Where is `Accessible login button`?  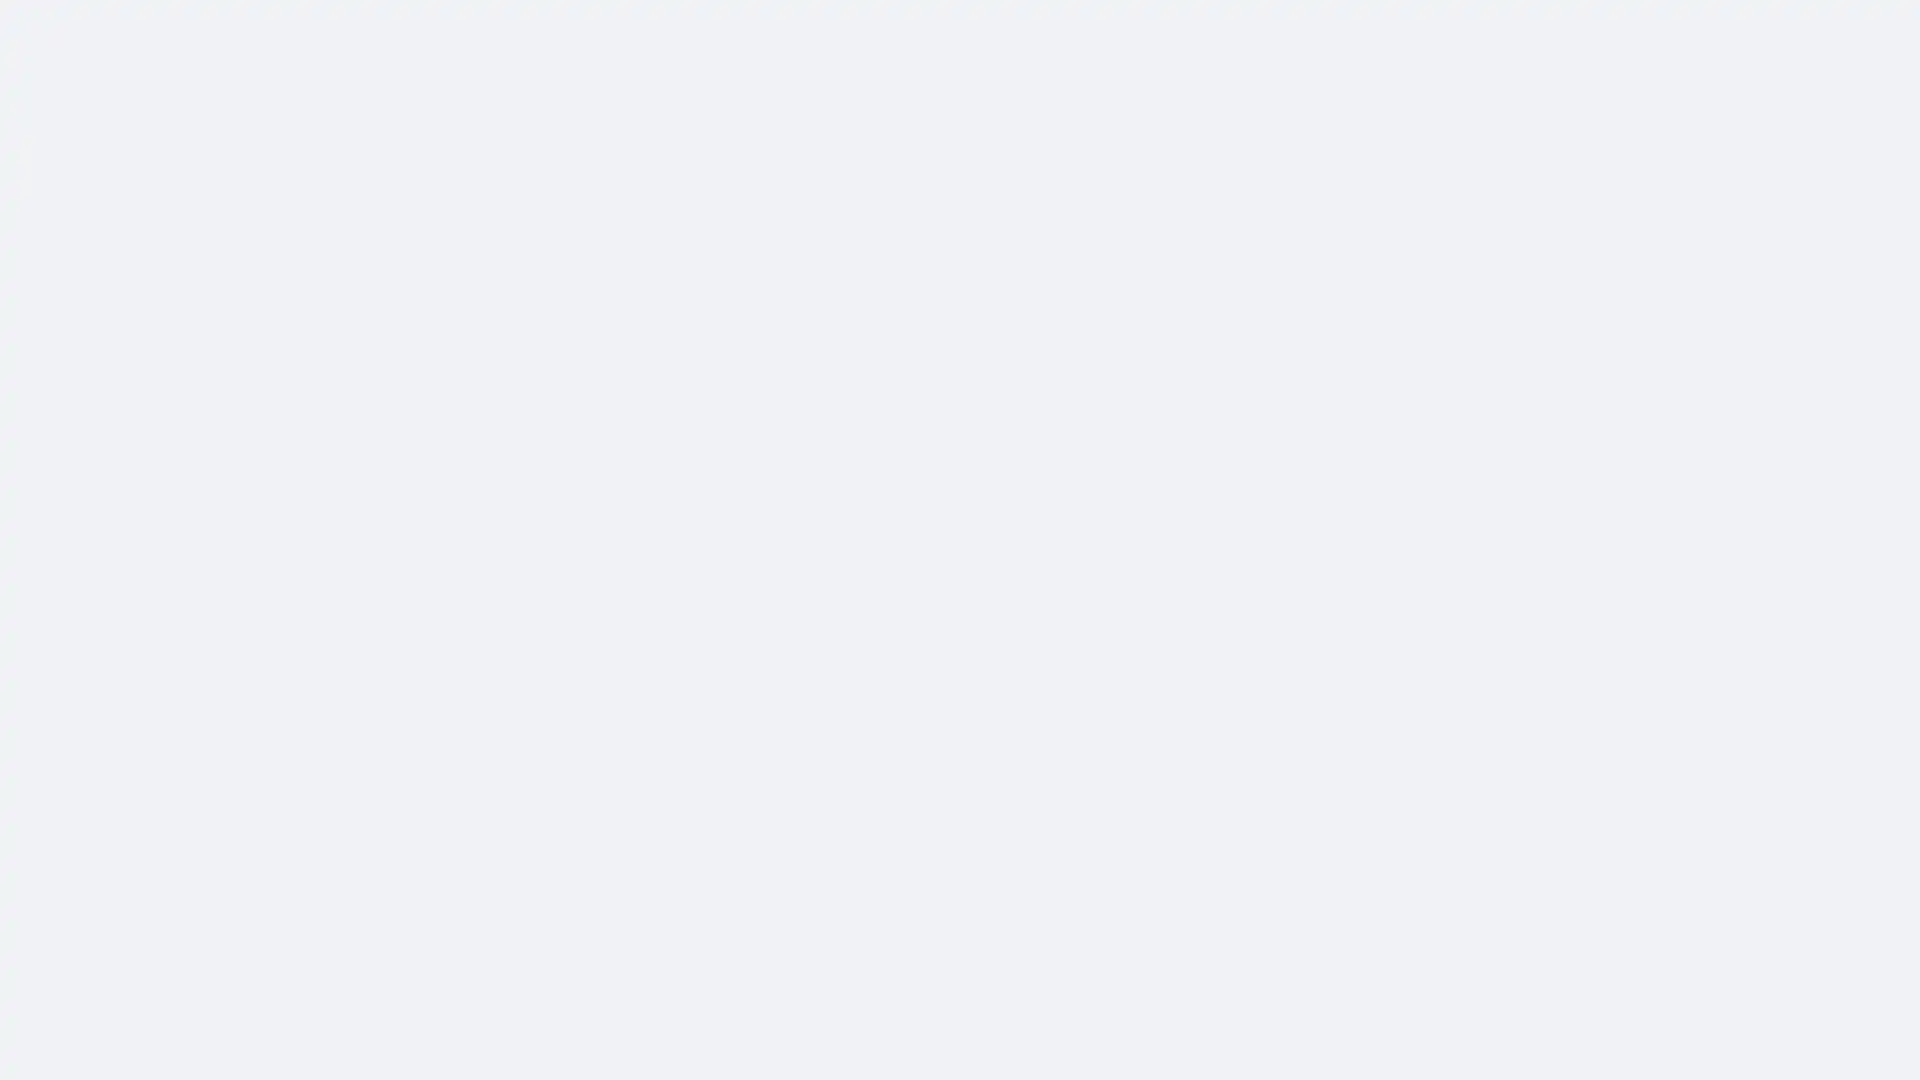 Accessible login button is located at coordinates (1674, 27).